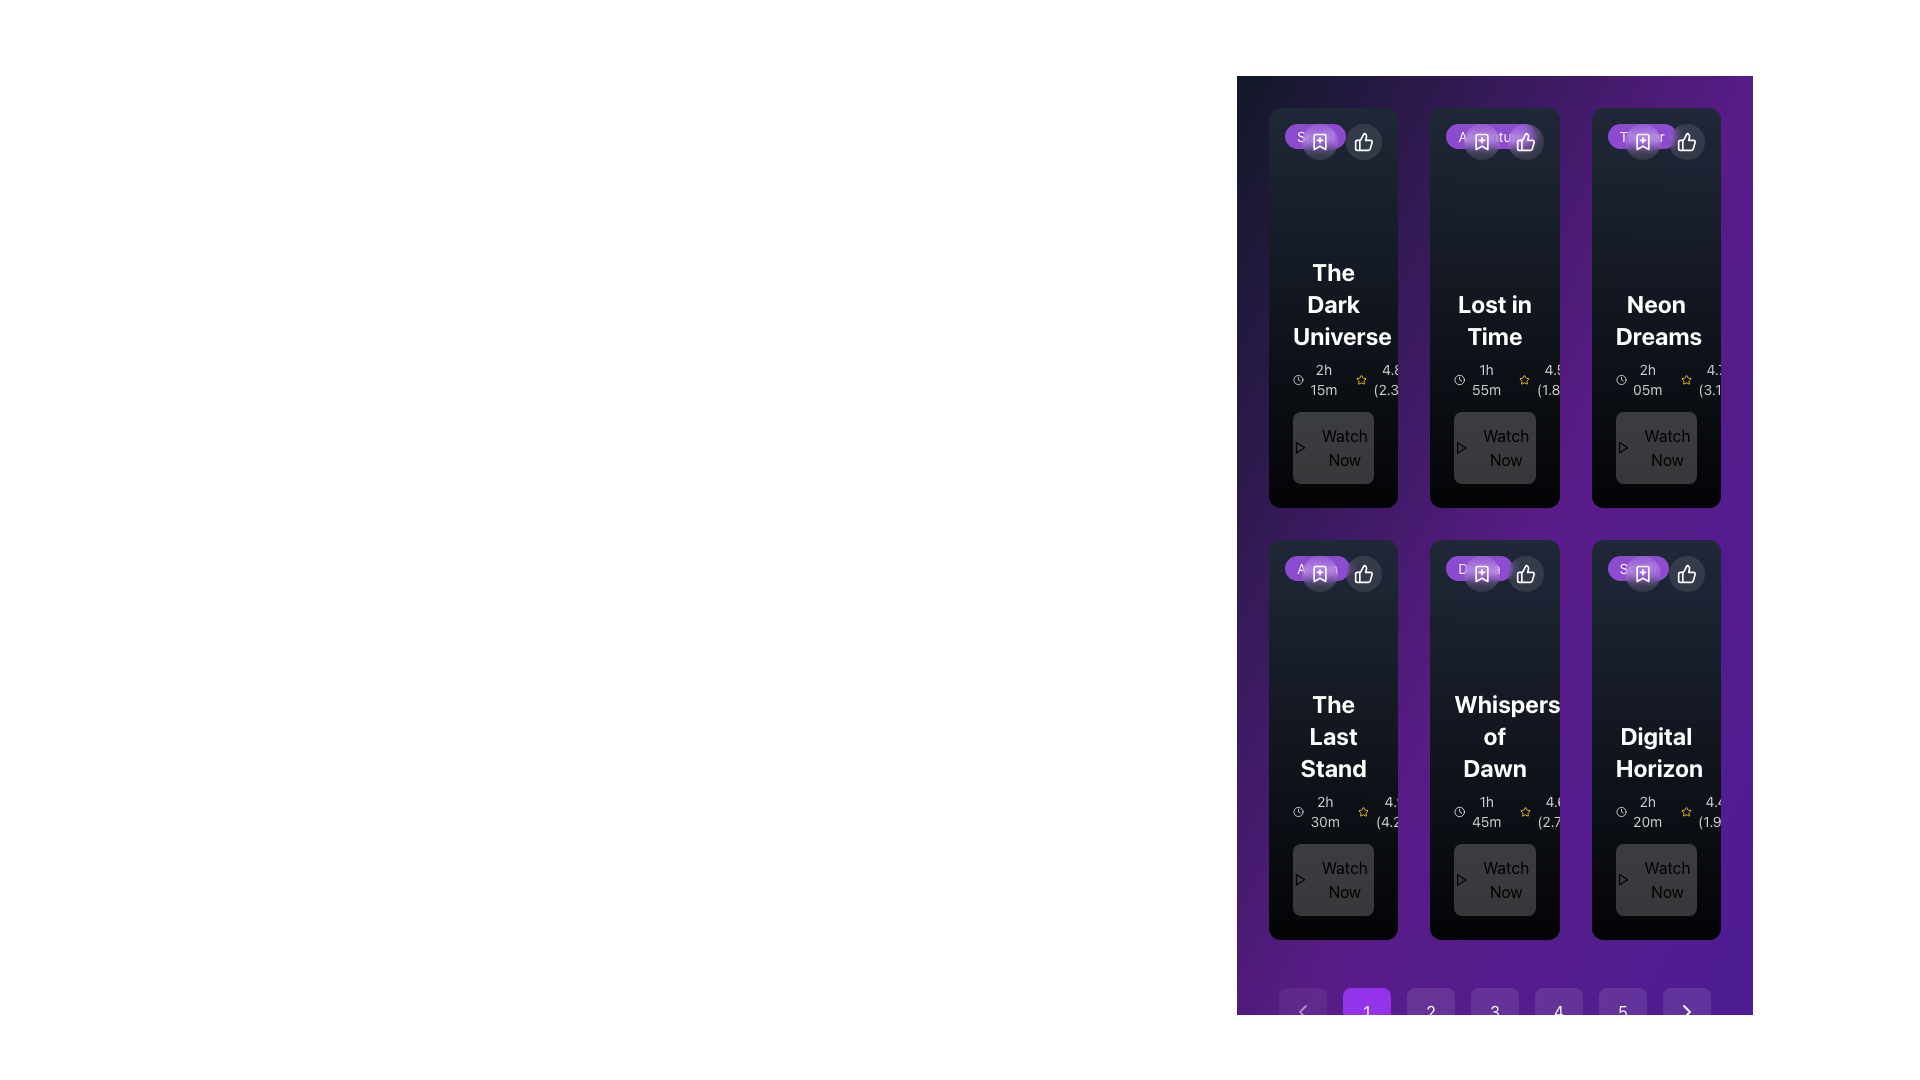  I want to click on the state change of the yellow star icon indicating an active rating for the 'Neon Dreams' card, which is located on the right-most card in the group, so click(1685, 379).